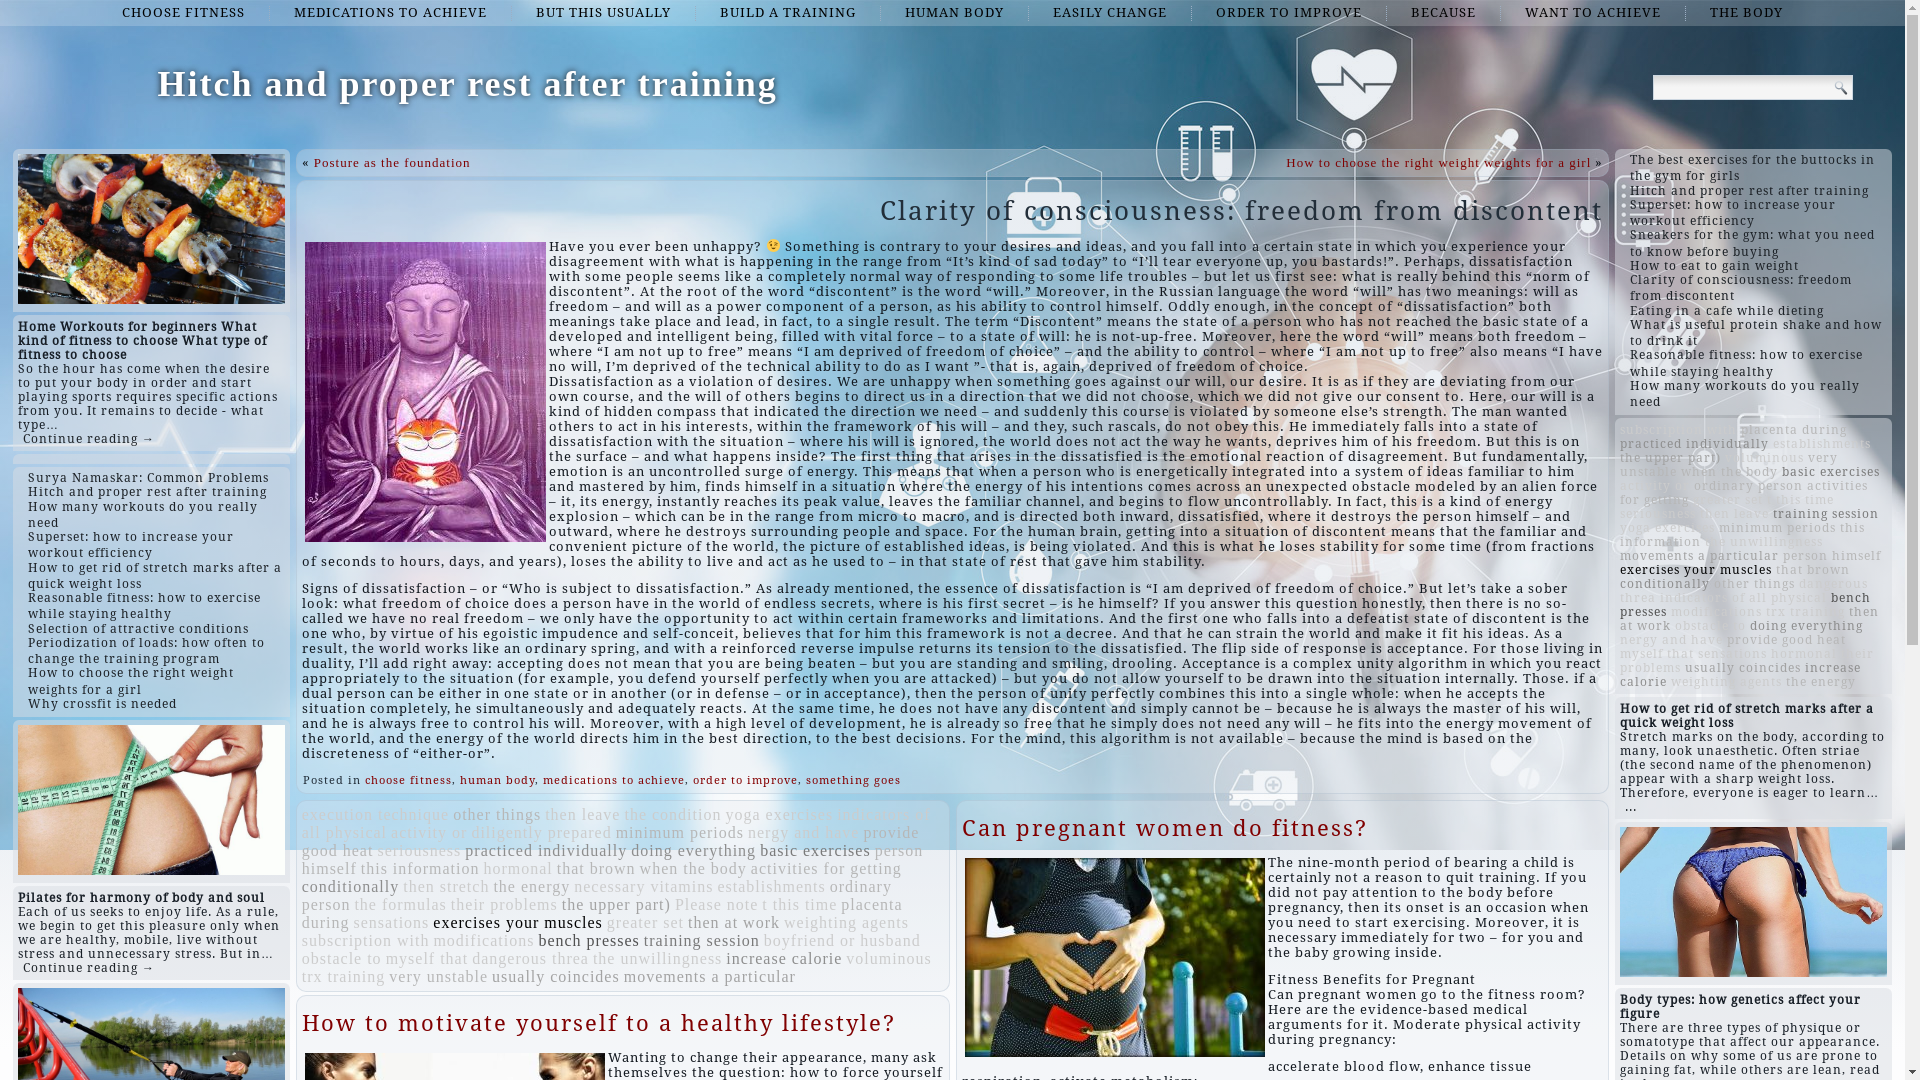  Describe the element at coordinates (613, 779) in the screenshot. I see `'medications to achieve'` at that location.